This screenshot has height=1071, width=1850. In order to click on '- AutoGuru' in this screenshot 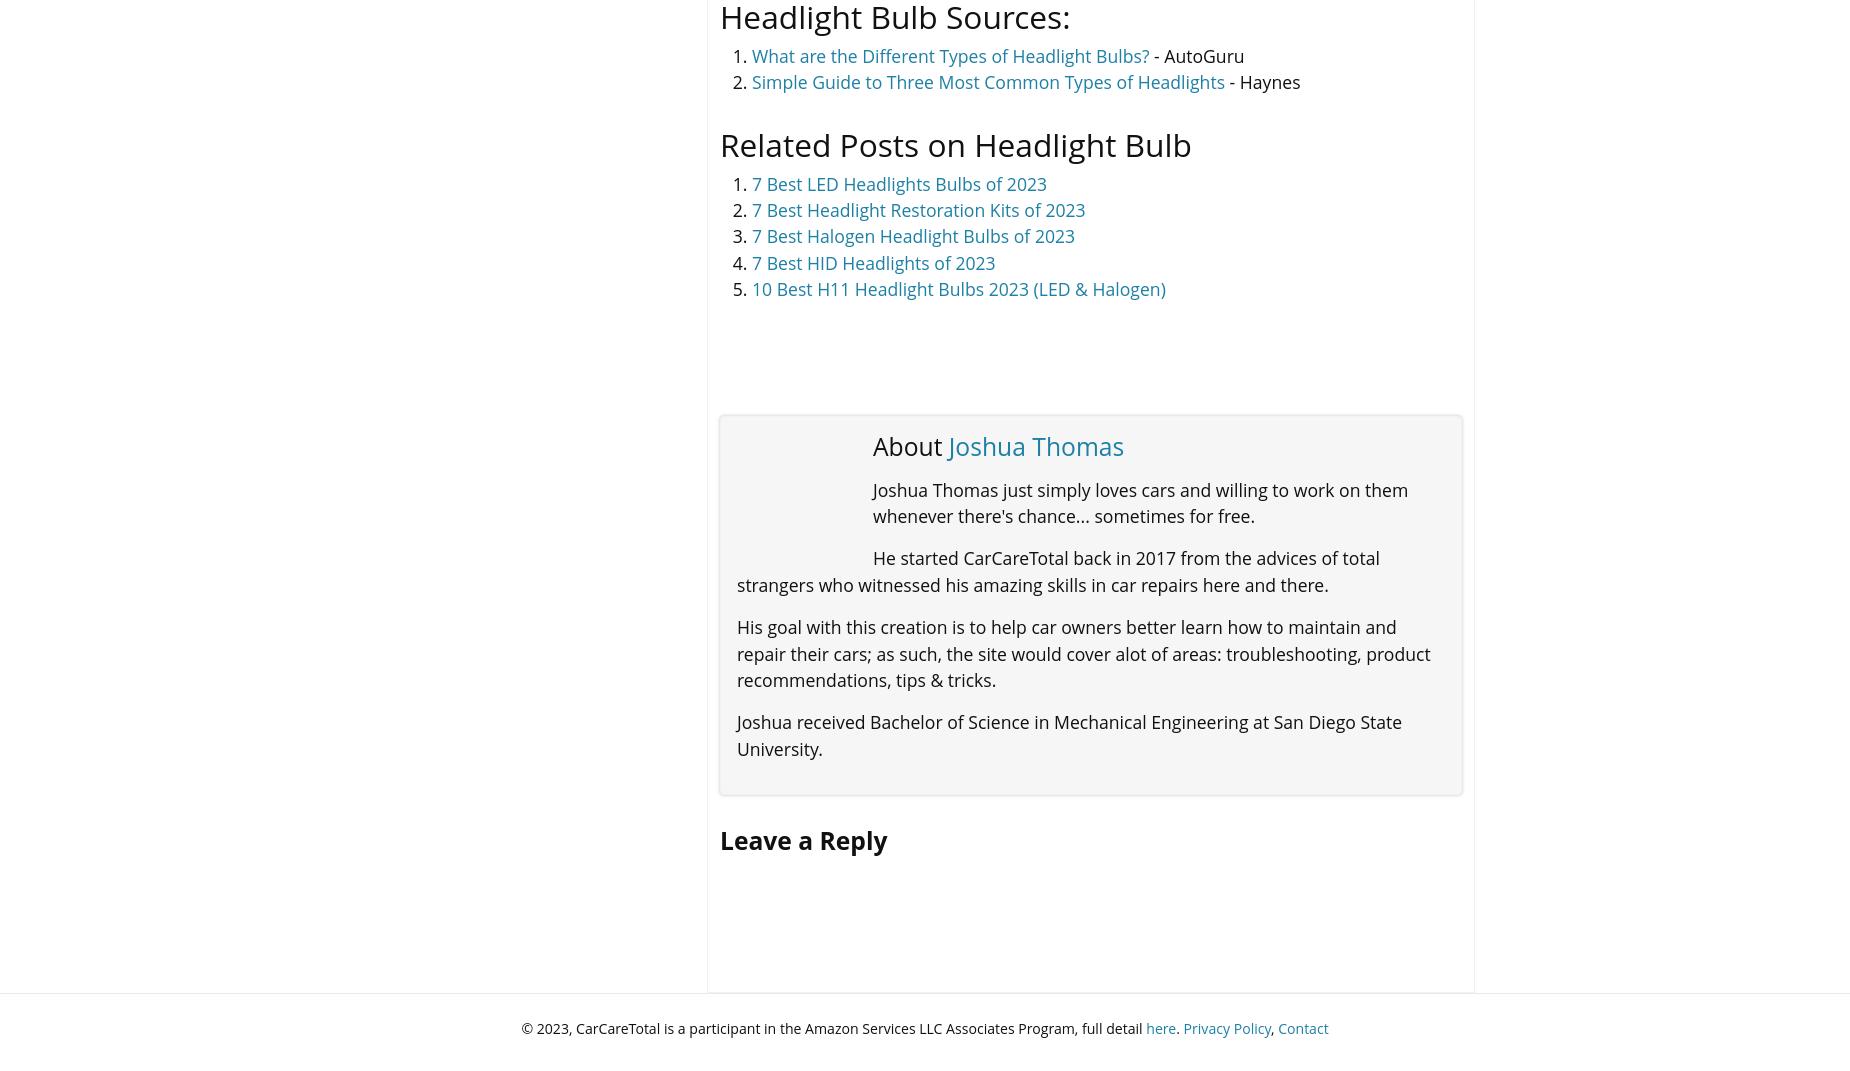, I will do `click(1195, 54)`.